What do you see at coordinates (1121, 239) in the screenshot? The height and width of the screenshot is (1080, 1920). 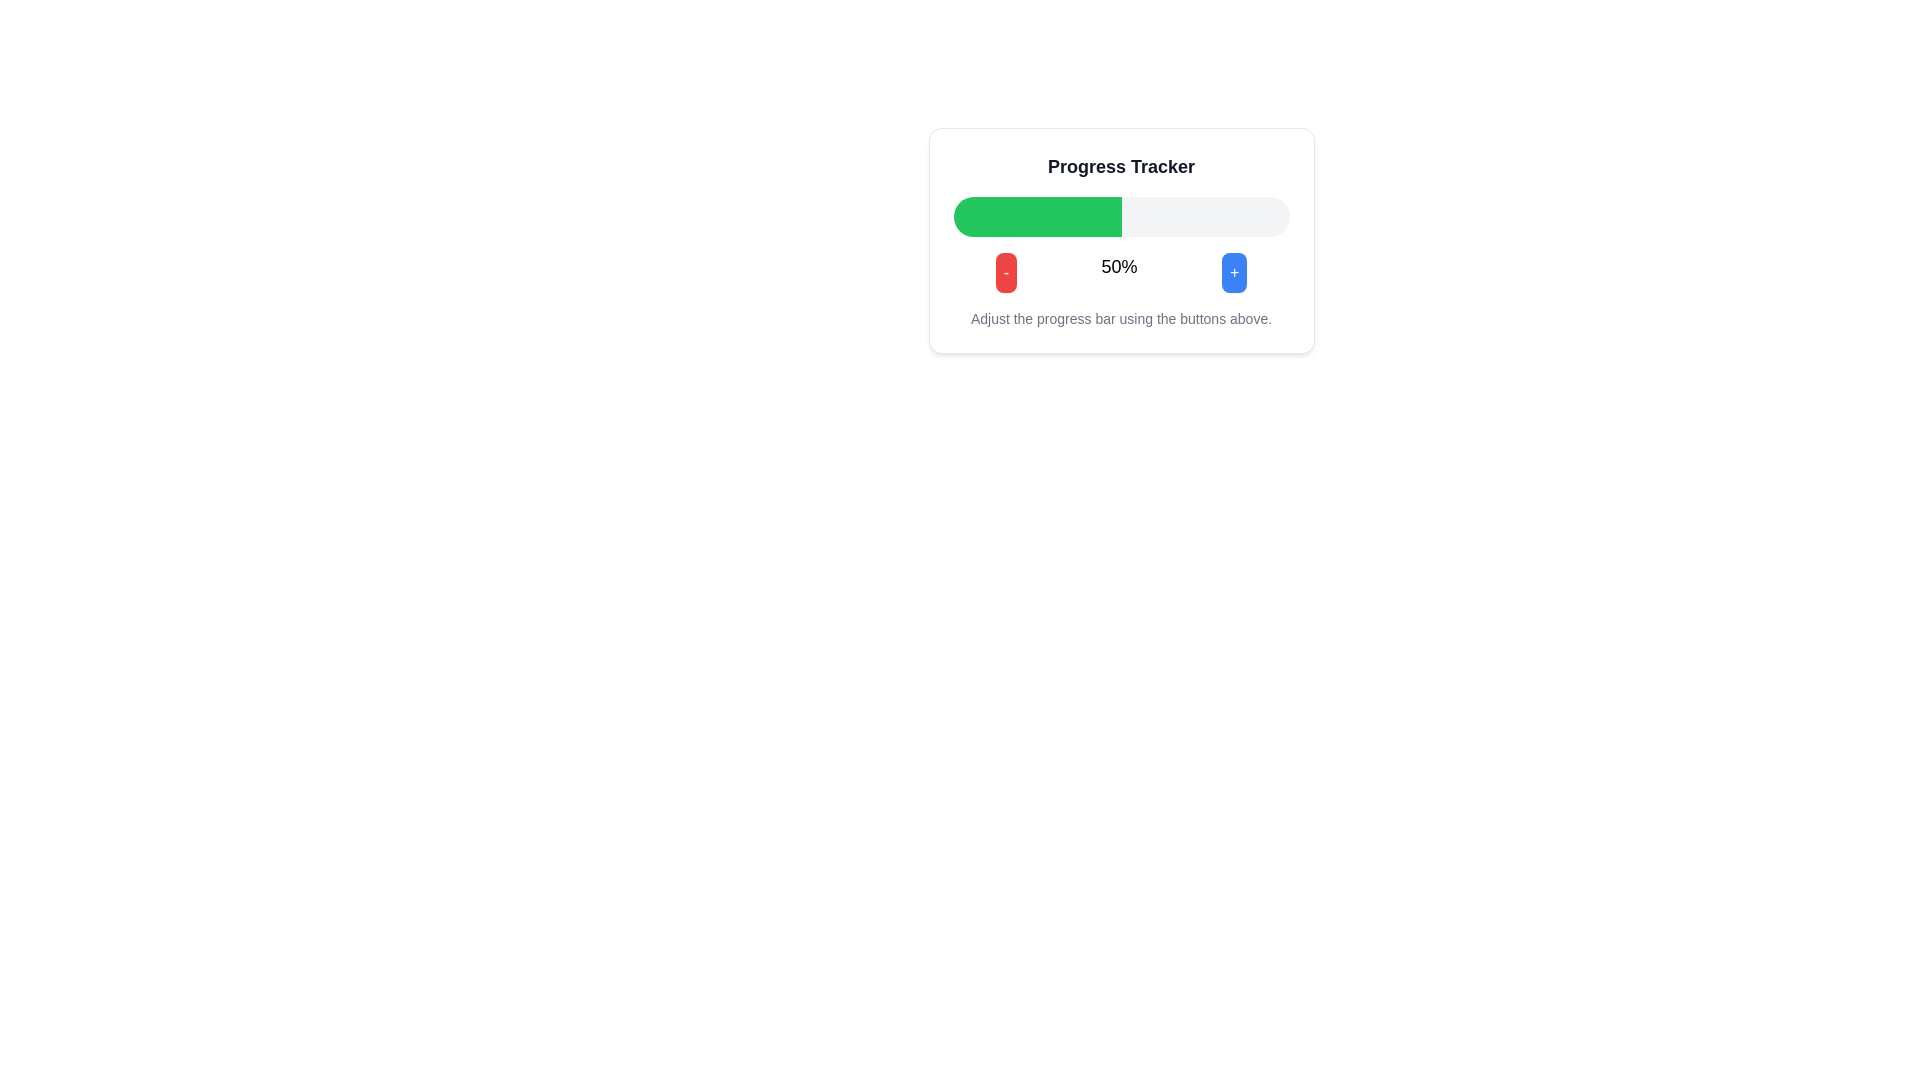 I see `instructional text located at the bottom of the Progress Tracker card, which states 'Adjust the progress bar using the buttons above.'` at bounding box center [1121, 239].